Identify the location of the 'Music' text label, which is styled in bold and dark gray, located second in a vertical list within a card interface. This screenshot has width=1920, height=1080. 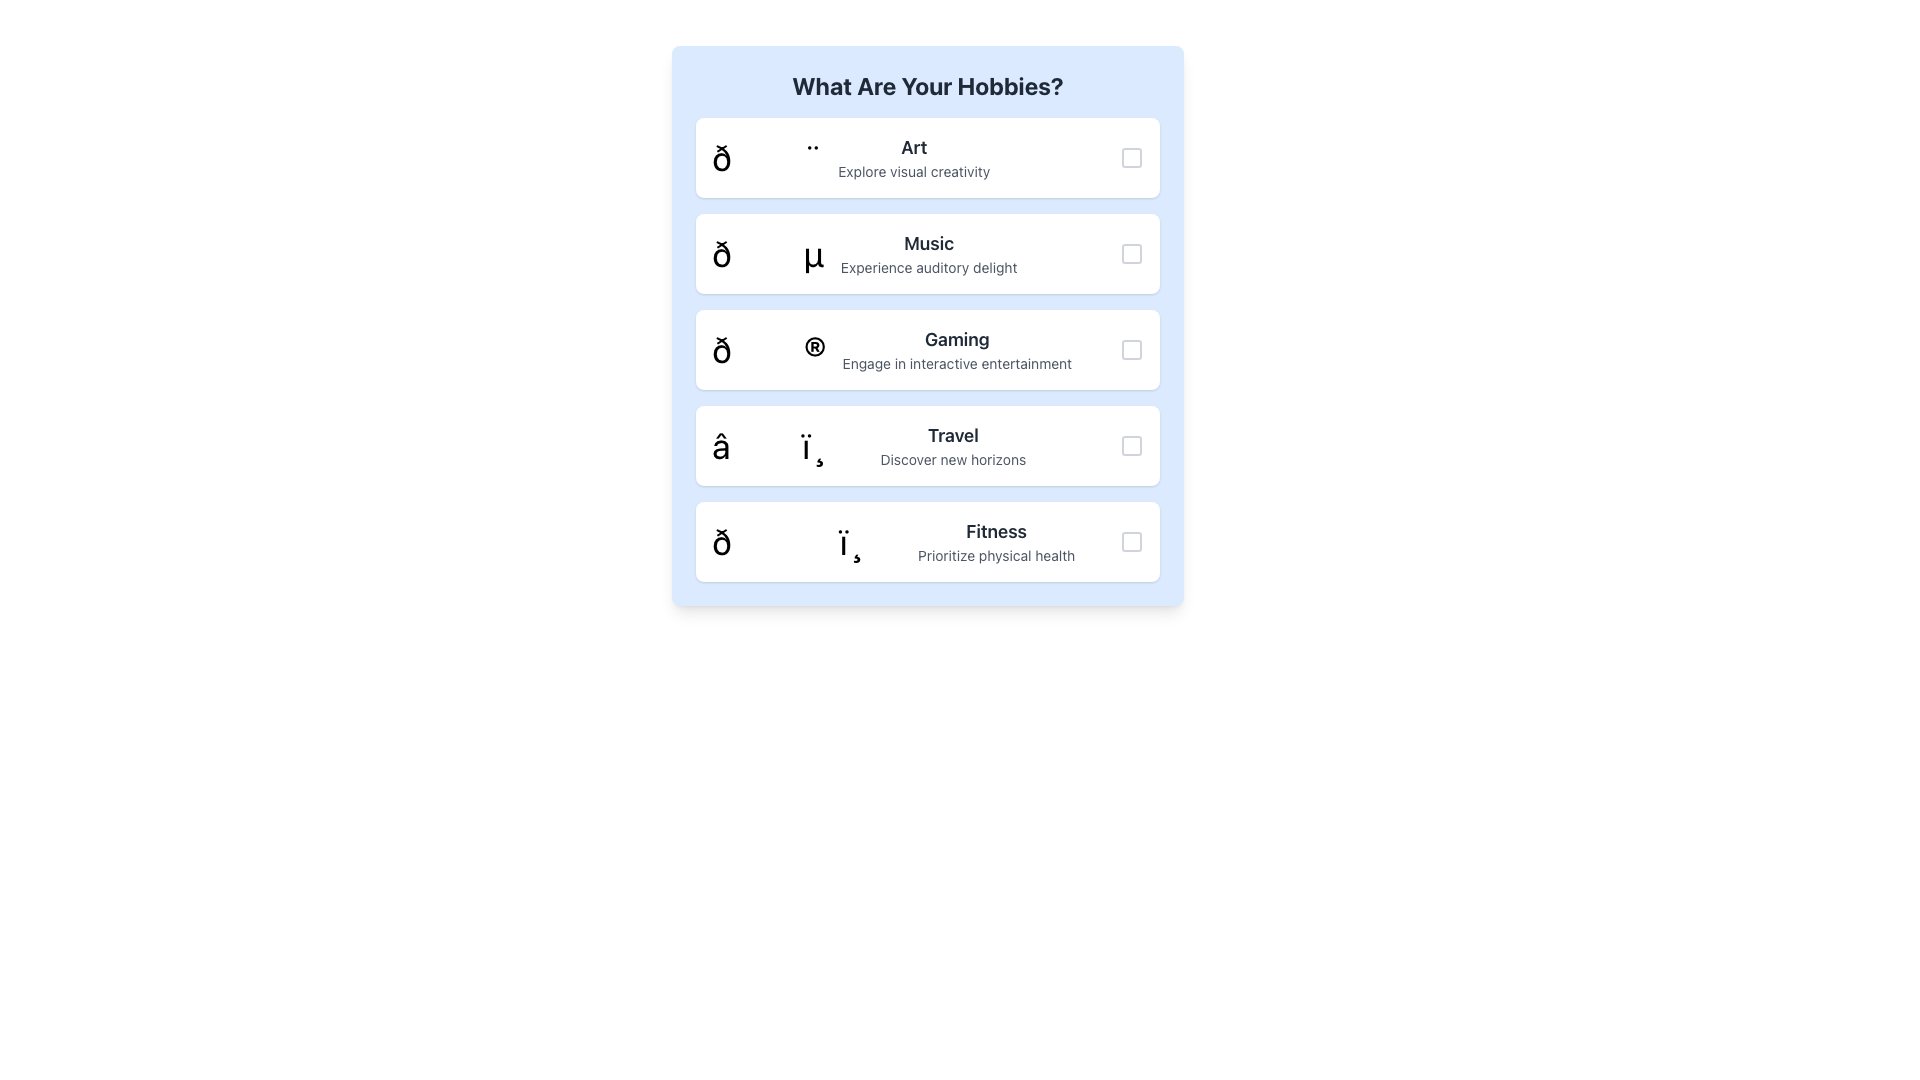
(928, 242).